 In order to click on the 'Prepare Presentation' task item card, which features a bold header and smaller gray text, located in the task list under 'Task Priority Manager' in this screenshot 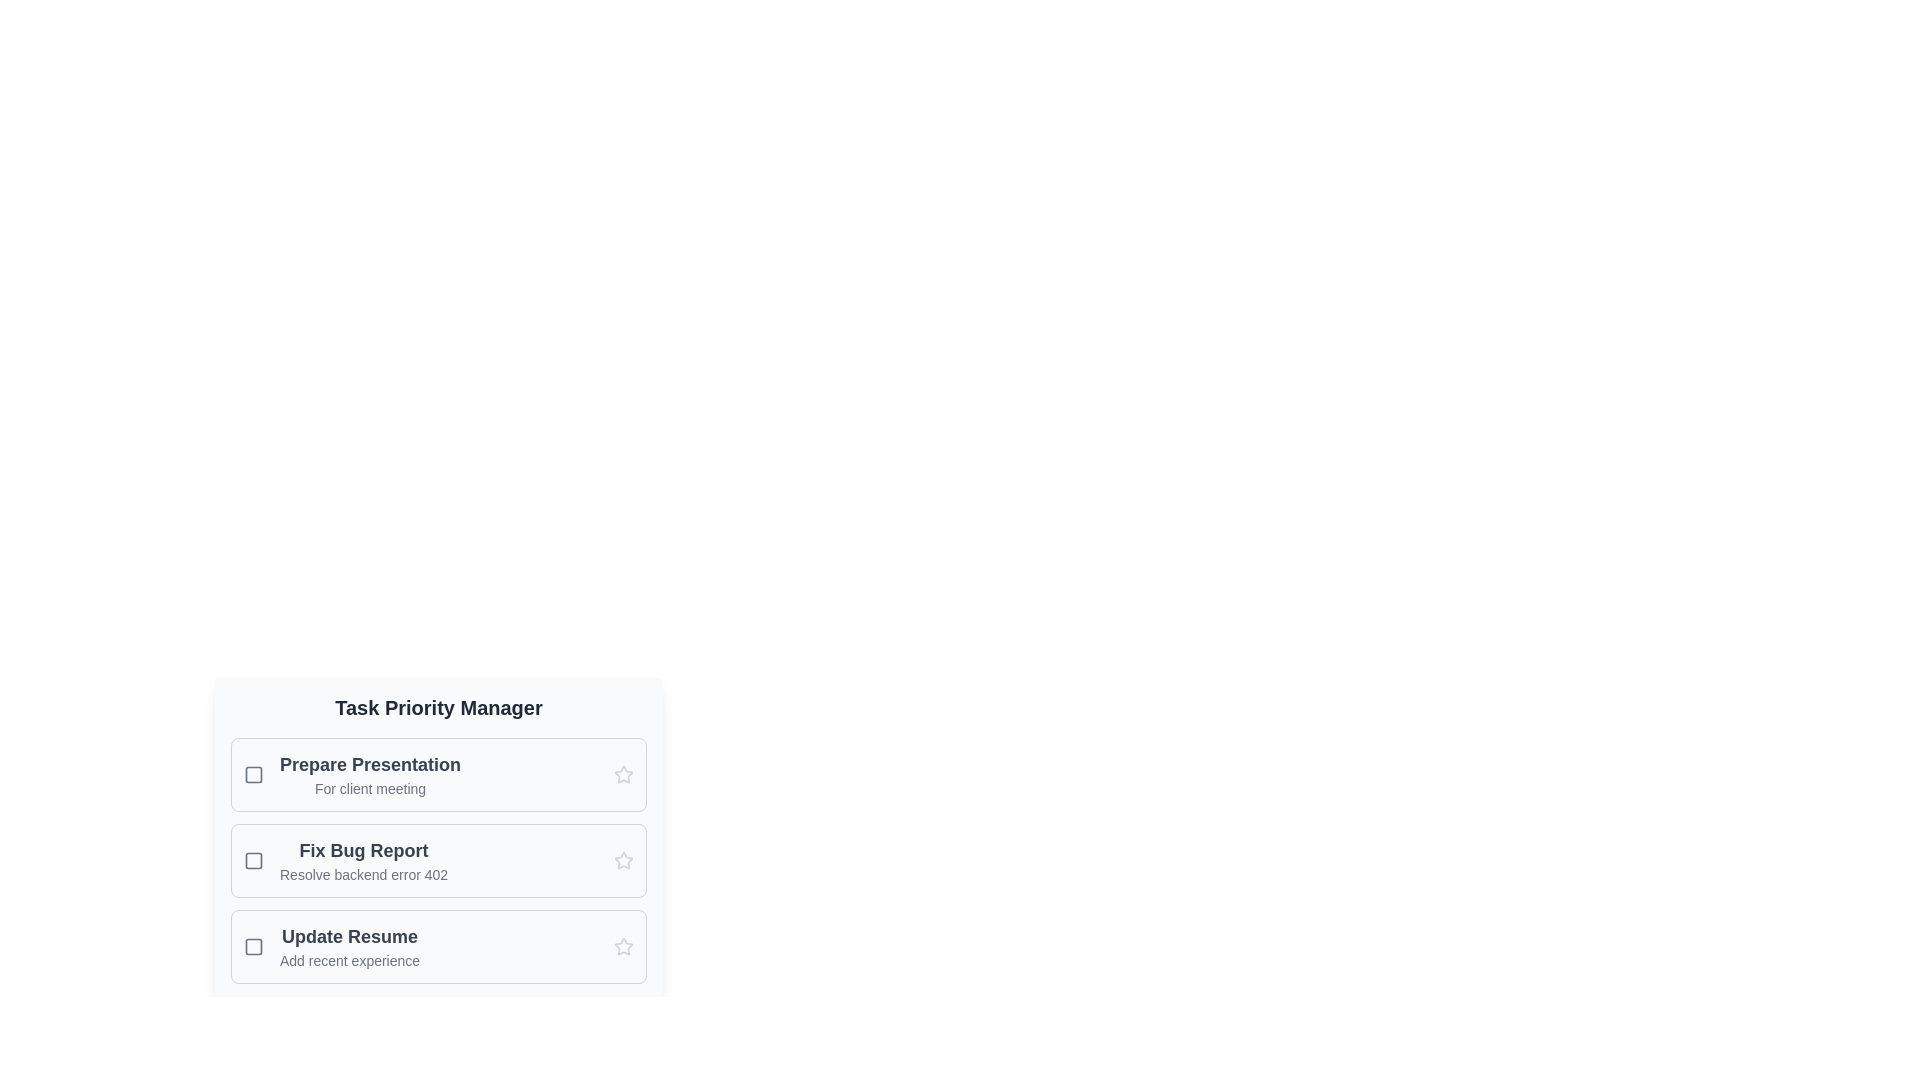, I will do `click(370, 774)`.